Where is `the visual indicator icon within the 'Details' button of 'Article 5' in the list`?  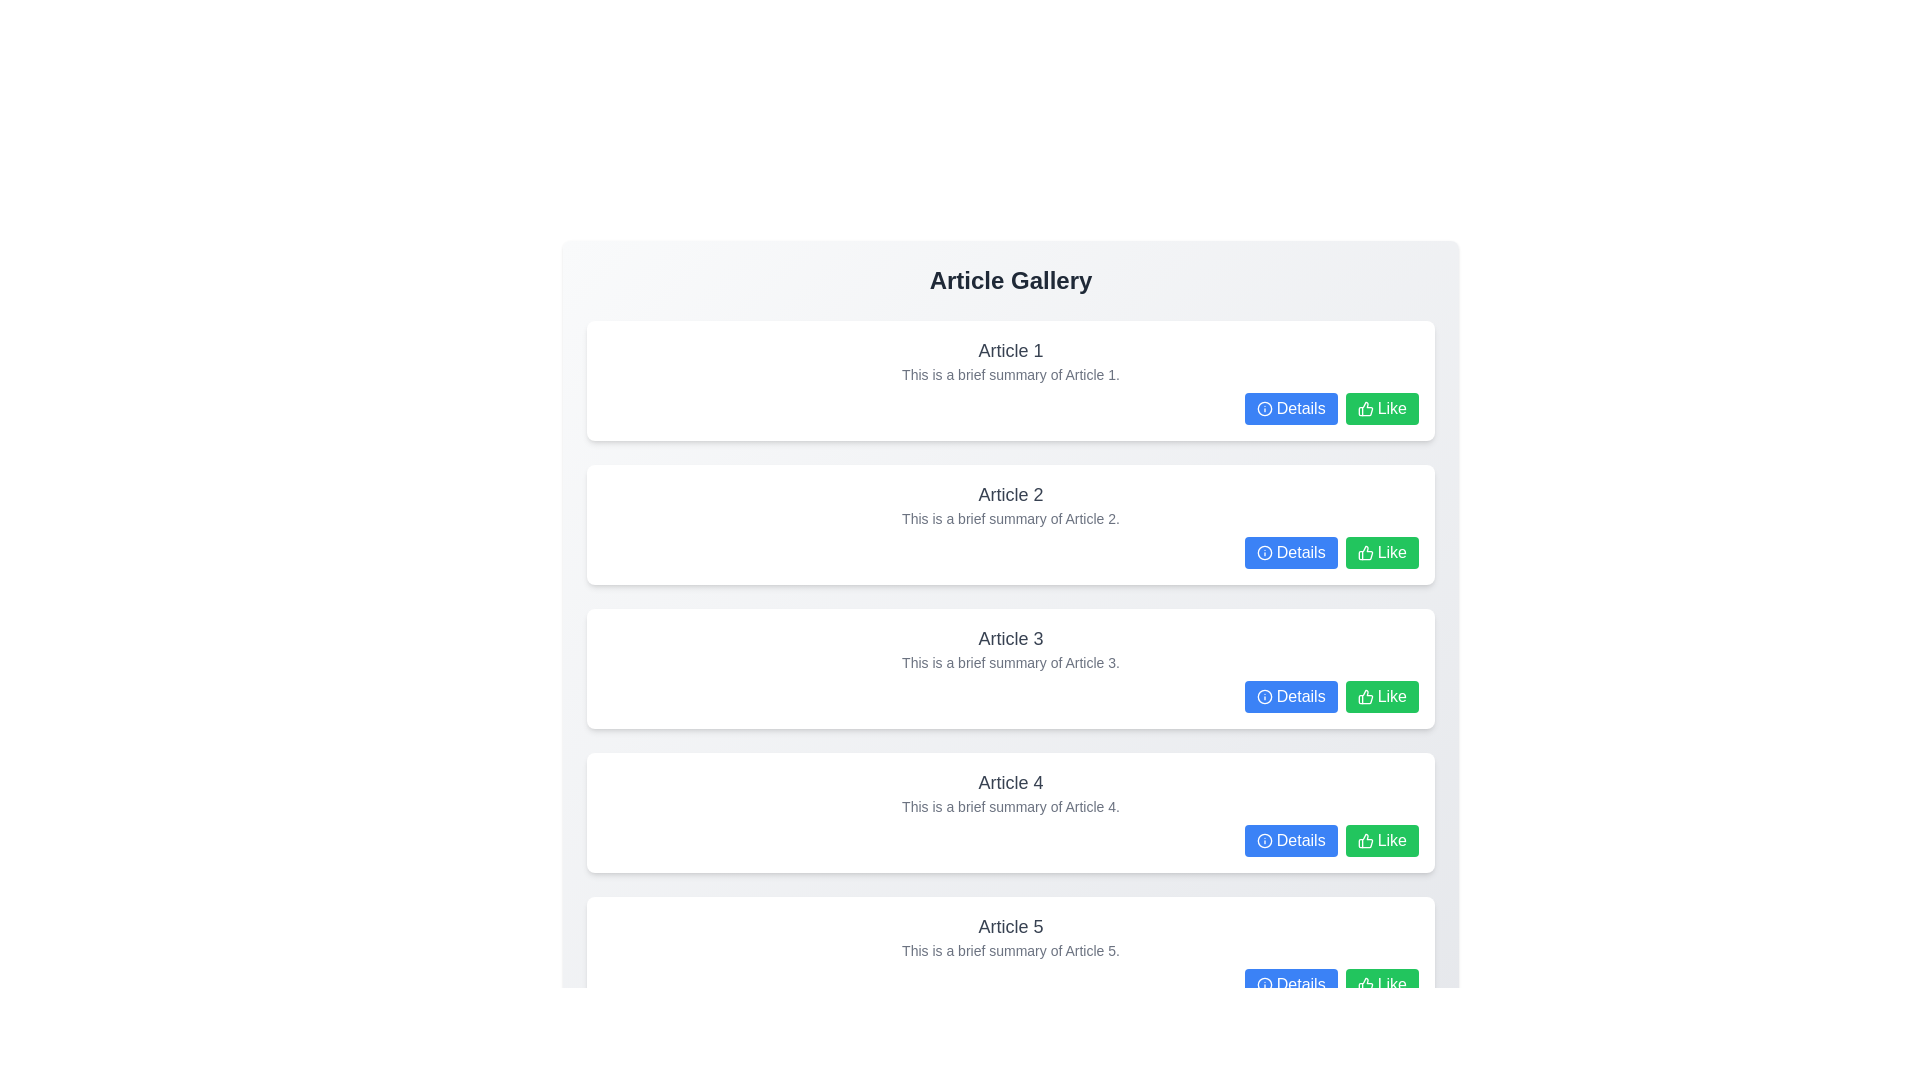 the visual indicator icon within the 'Details' button of 'Article 5' in the list is located at coordinates (1263, 983).